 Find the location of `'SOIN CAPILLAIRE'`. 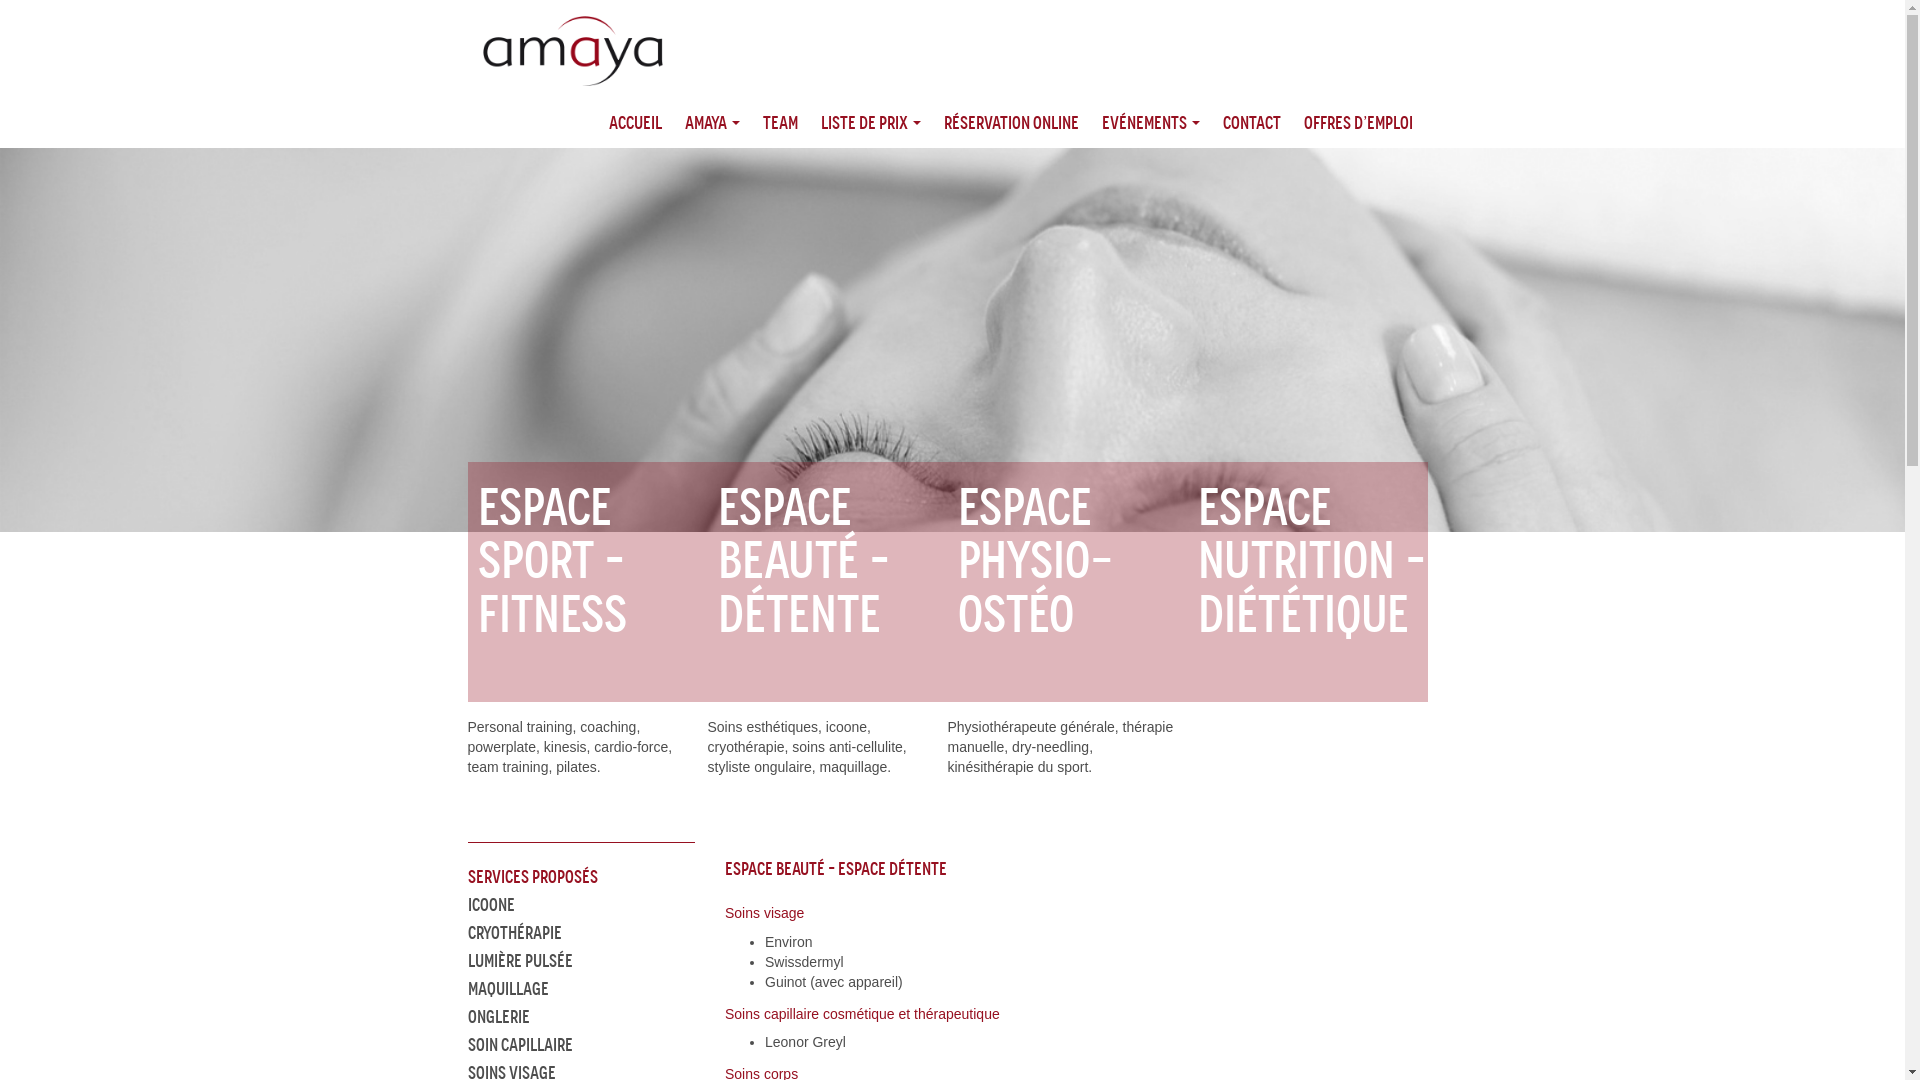

'SOIN CAPILLAIRE' is located at coordinates (520, 1044).